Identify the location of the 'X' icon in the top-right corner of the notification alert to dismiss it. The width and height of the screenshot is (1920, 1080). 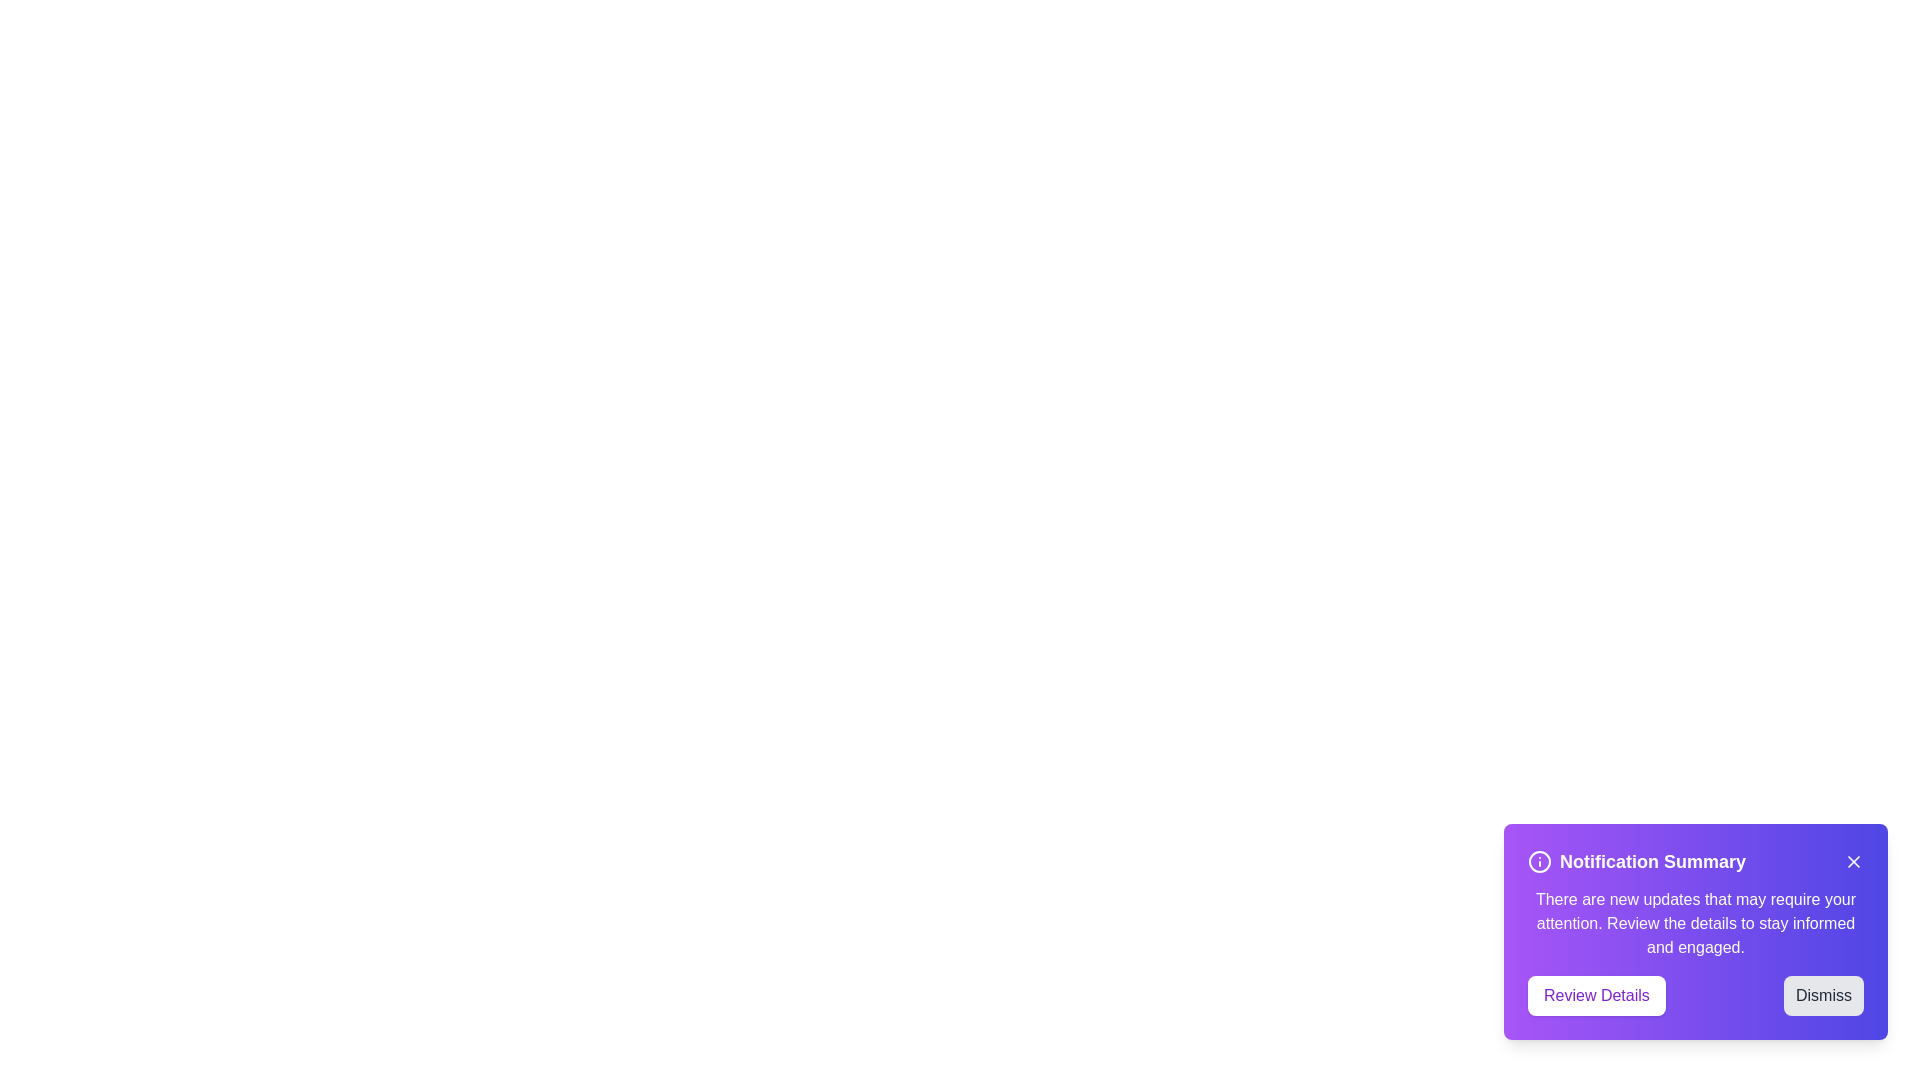
(1852, 860).